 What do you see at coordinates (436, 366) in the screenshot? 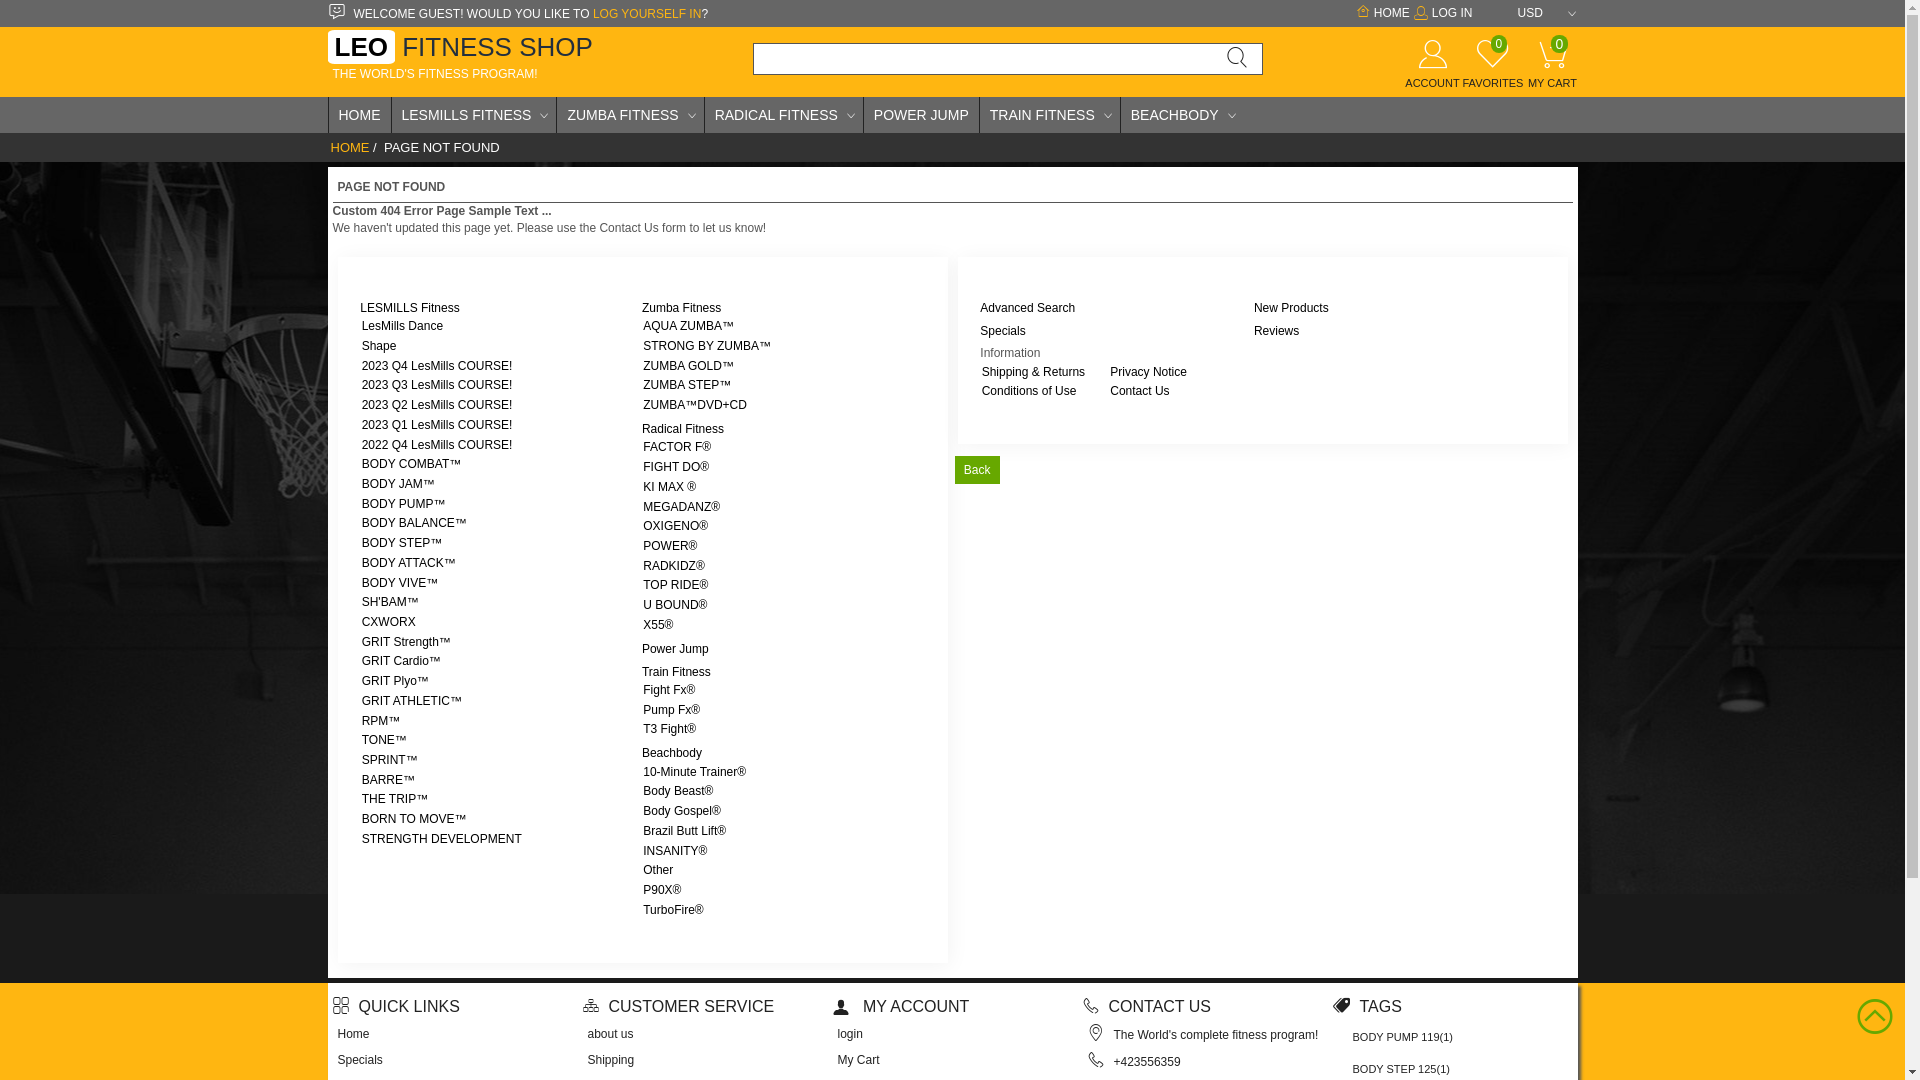
I see `'2023 Q4 LesMills COURSE!'` at bounding box center [436, 366].